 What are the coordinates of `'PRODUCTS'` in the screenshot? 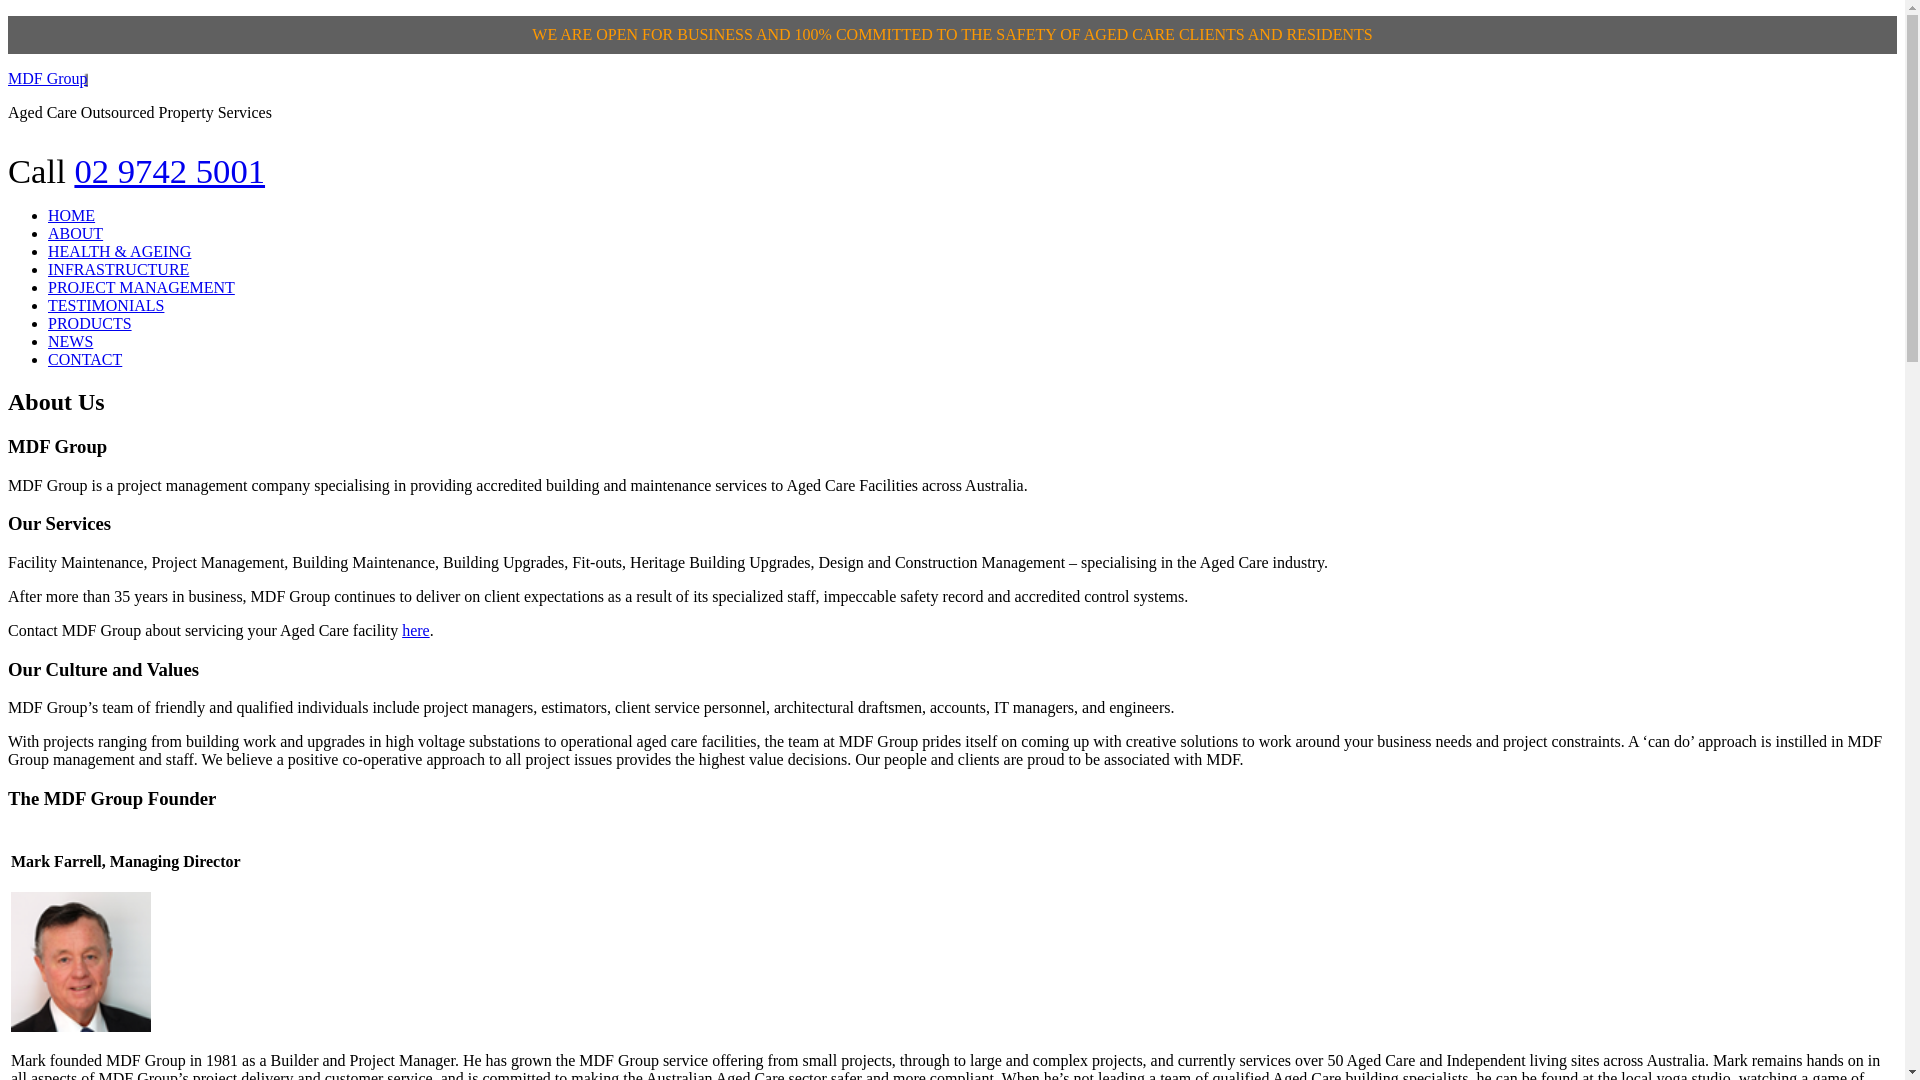 It's located at (48, 322).